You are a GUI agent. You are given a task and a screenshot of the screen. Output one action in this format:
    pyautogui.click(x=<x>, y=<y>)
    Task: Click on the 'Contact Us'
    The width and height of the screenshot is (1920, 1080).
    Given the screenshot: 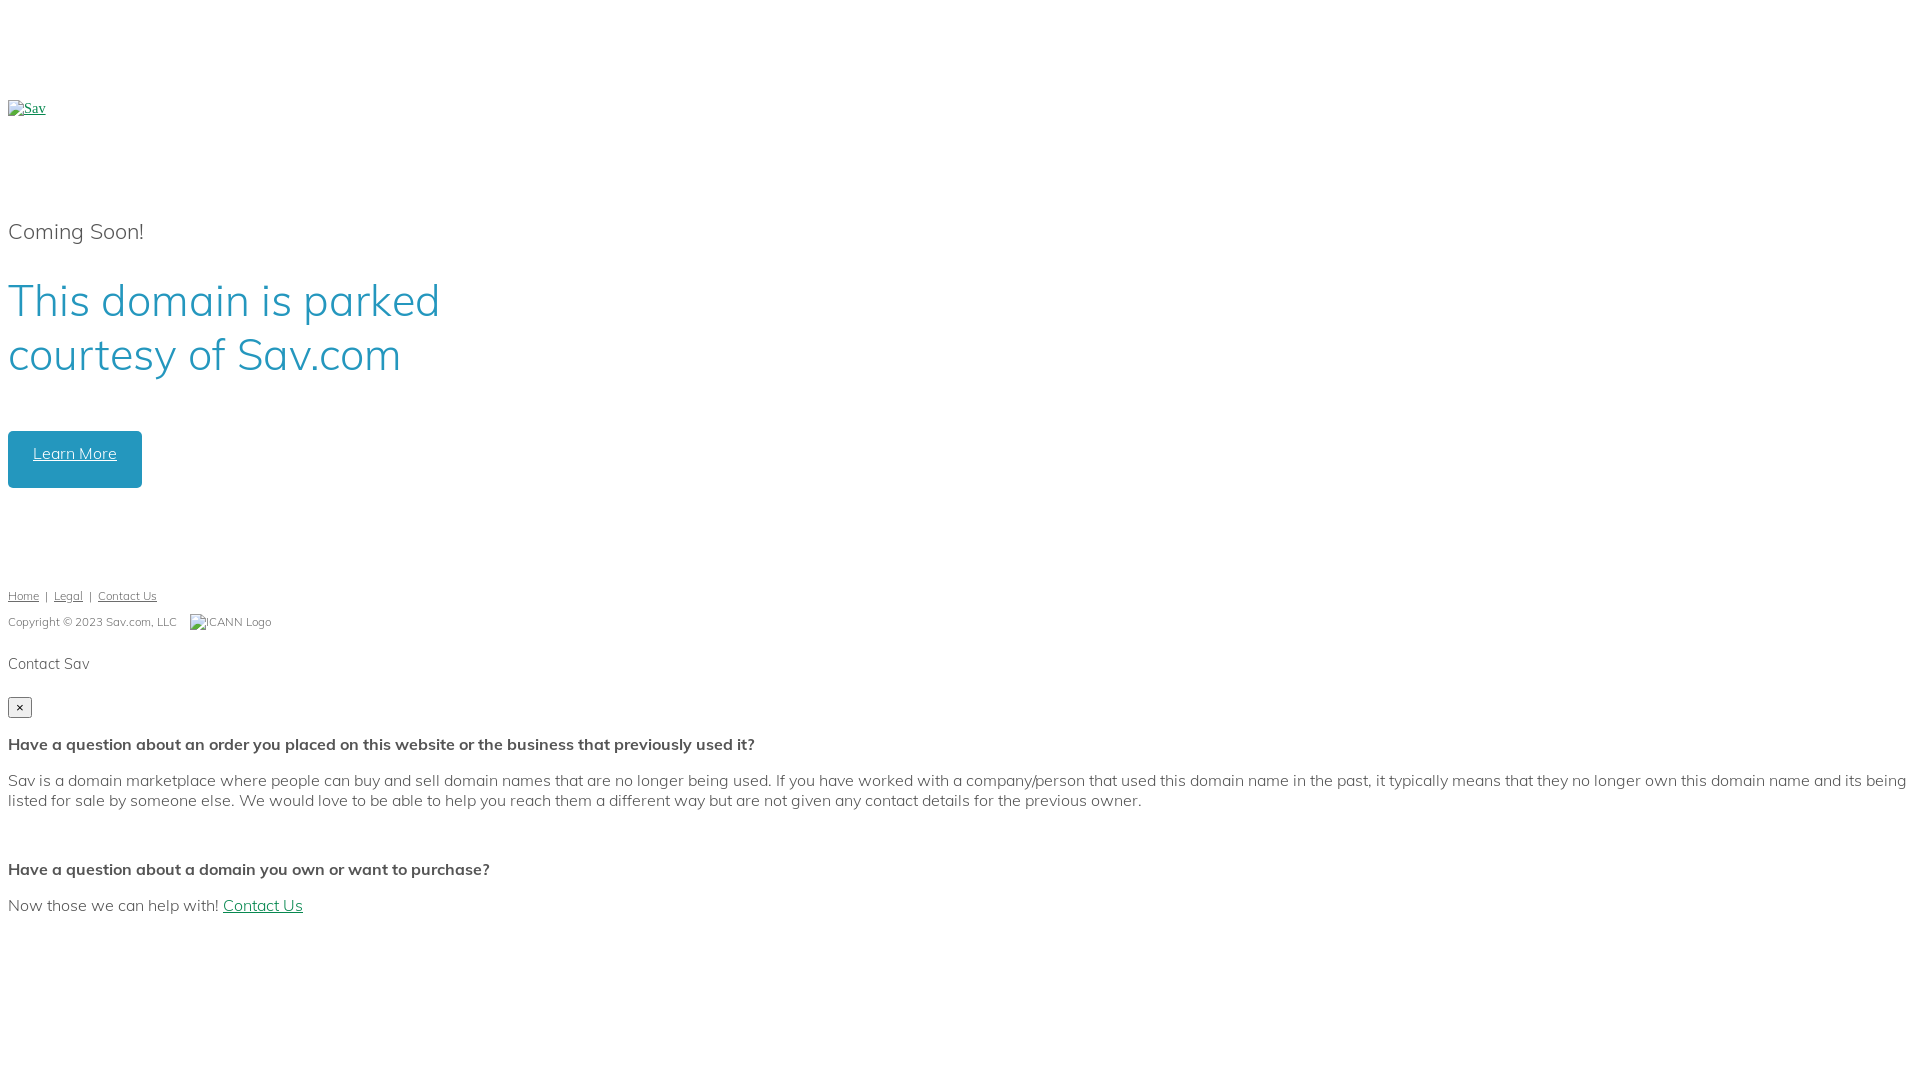 What is the action you would take?
    pyautogui.click(x=222, y=905)
    